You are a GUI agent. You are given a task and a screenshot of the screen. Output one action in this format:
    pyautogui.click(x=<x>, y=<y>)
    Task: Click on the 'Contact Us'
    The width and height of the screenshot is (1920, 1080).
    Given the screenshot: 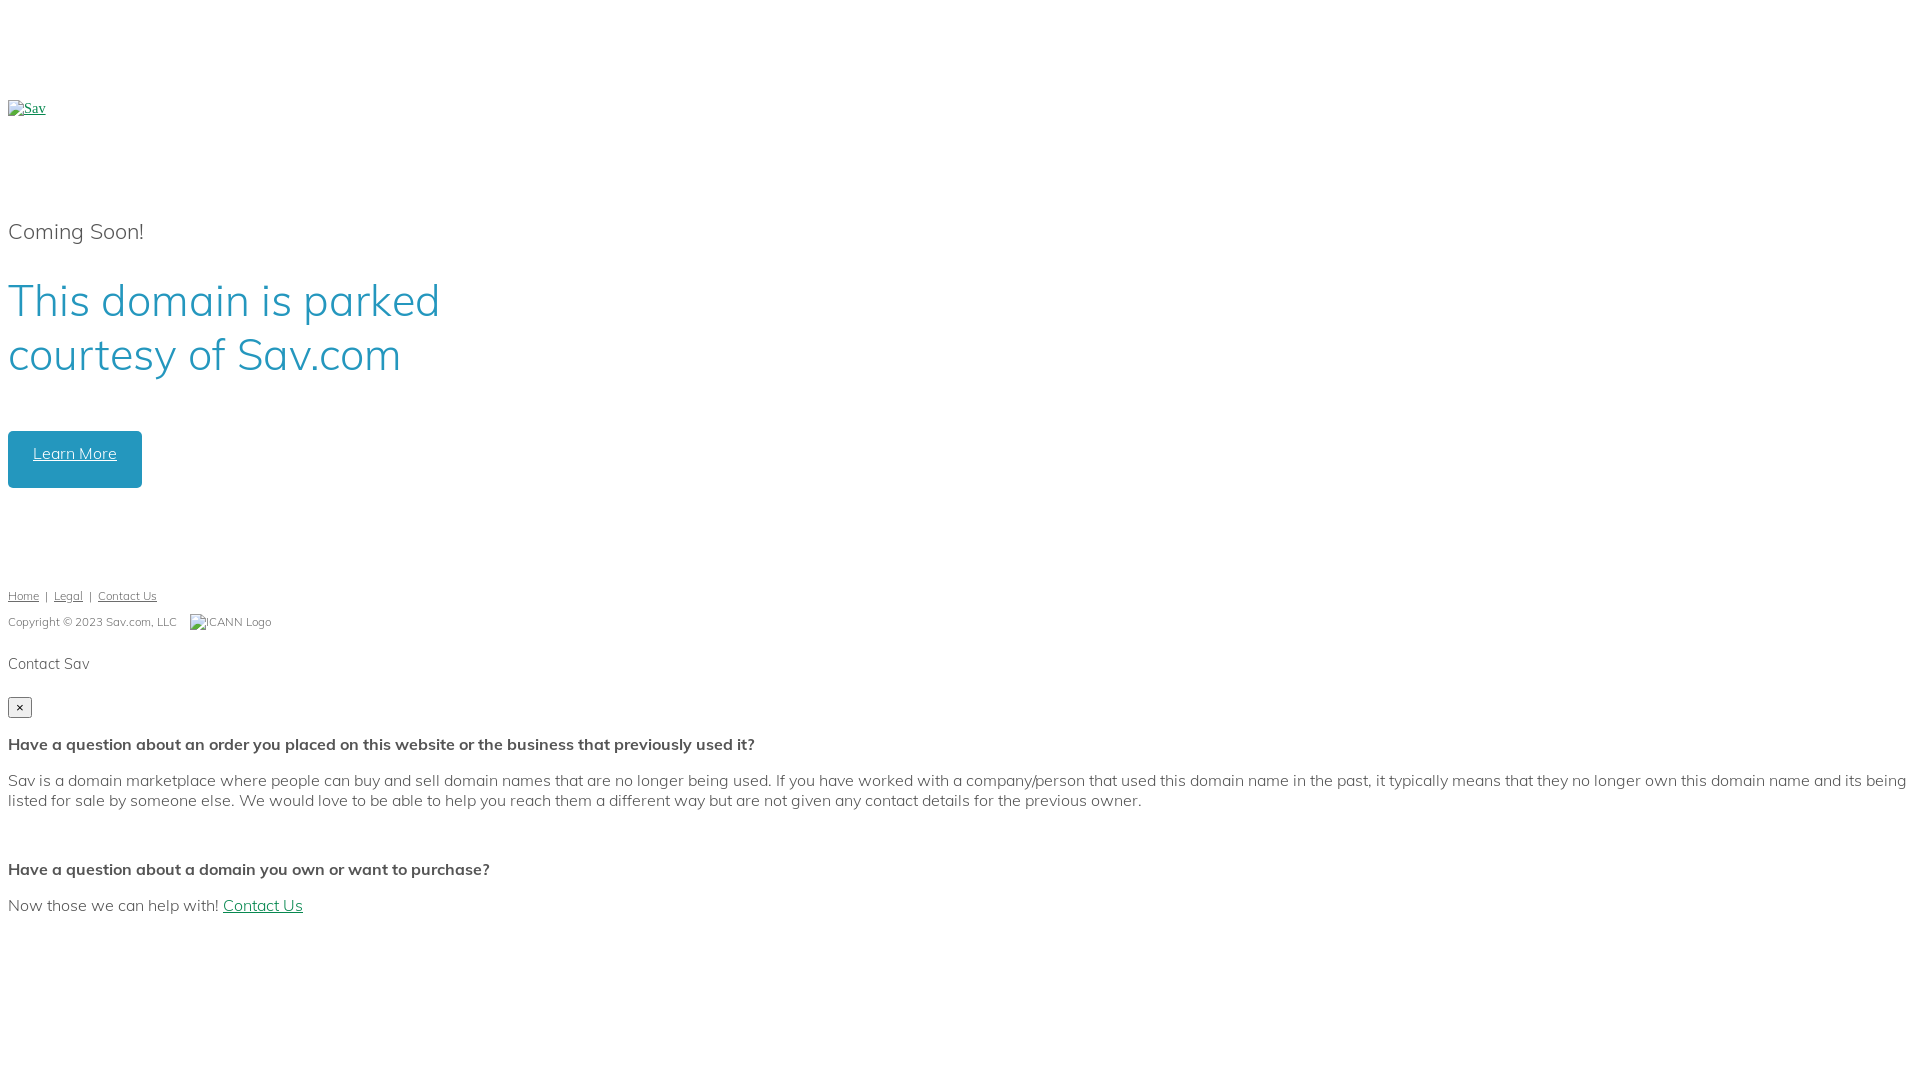 What is the action you would take?
    pyautogui.click(x=222, y=905)
    